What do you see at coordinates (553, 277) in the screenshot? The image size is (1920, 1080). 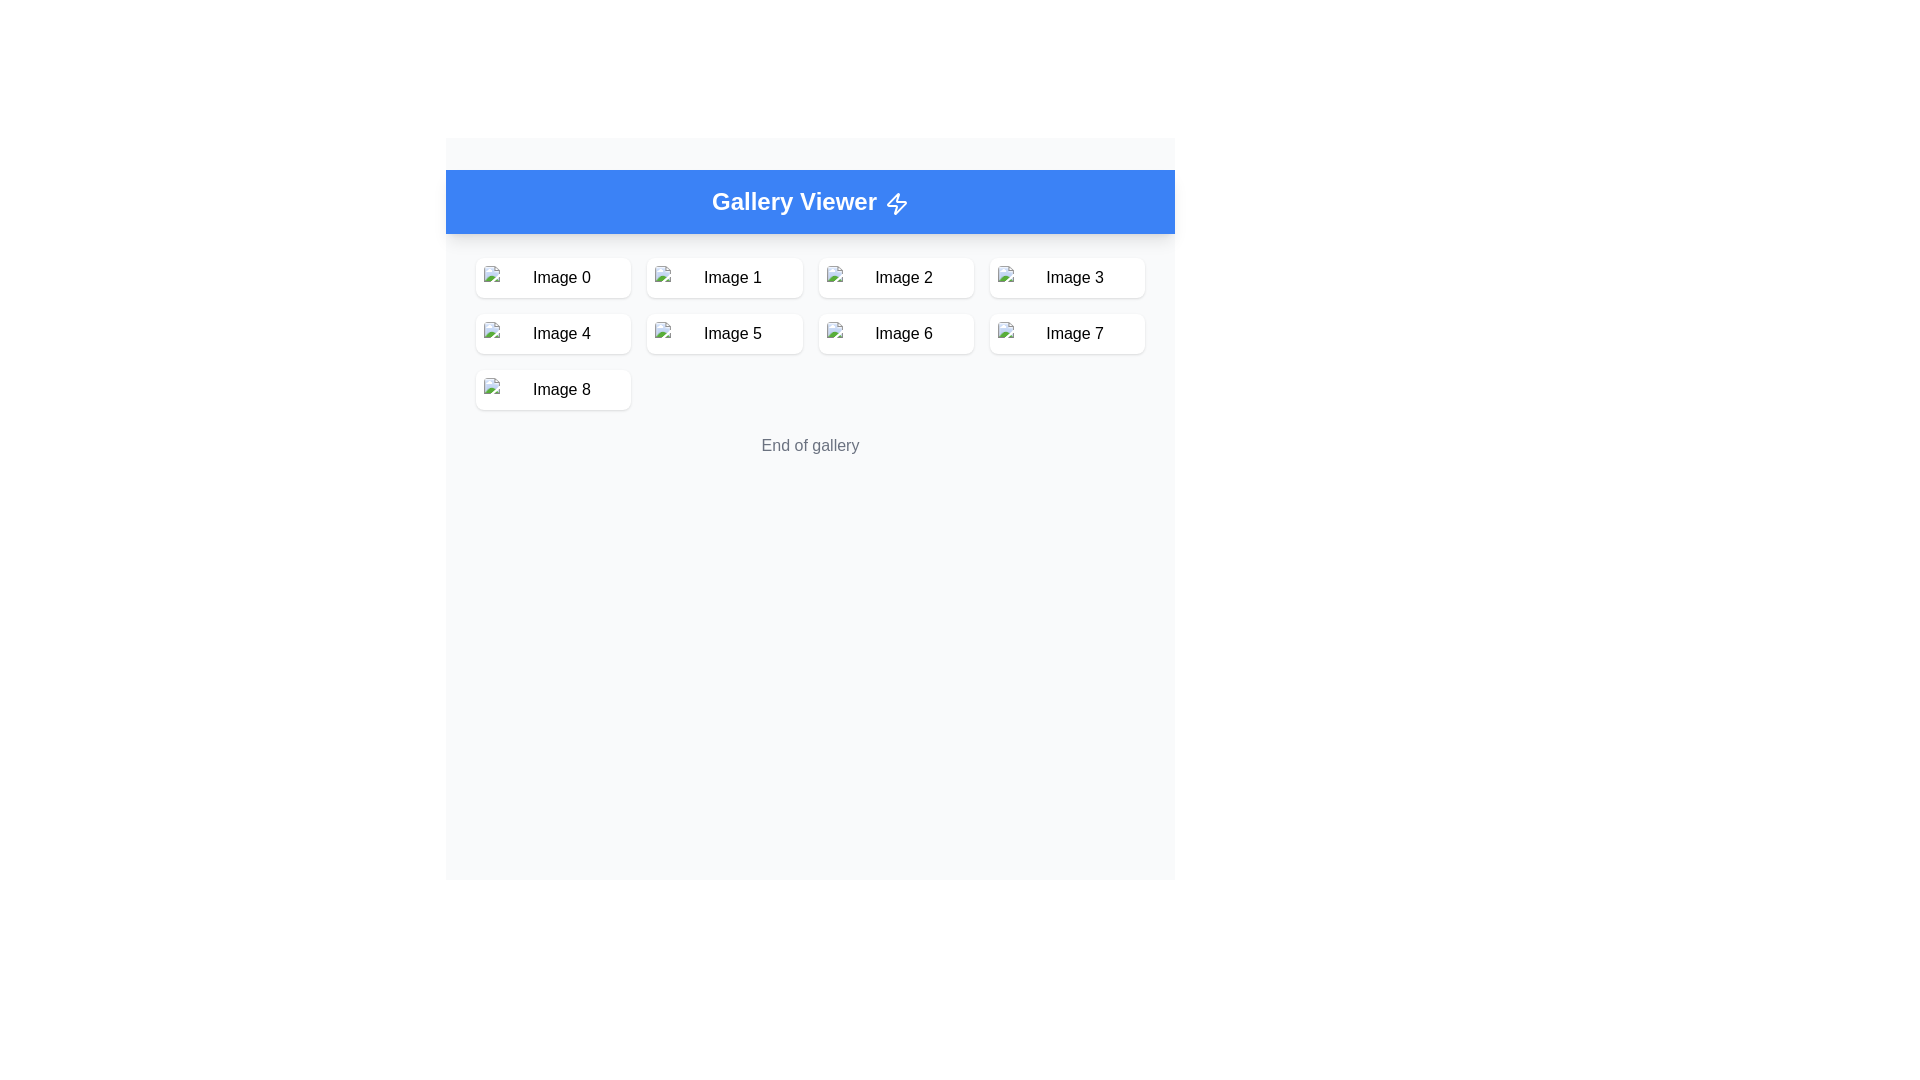 I see `the thumbnail image labeled 'Img0' in the gallery view` at bounding box center [553, 277].